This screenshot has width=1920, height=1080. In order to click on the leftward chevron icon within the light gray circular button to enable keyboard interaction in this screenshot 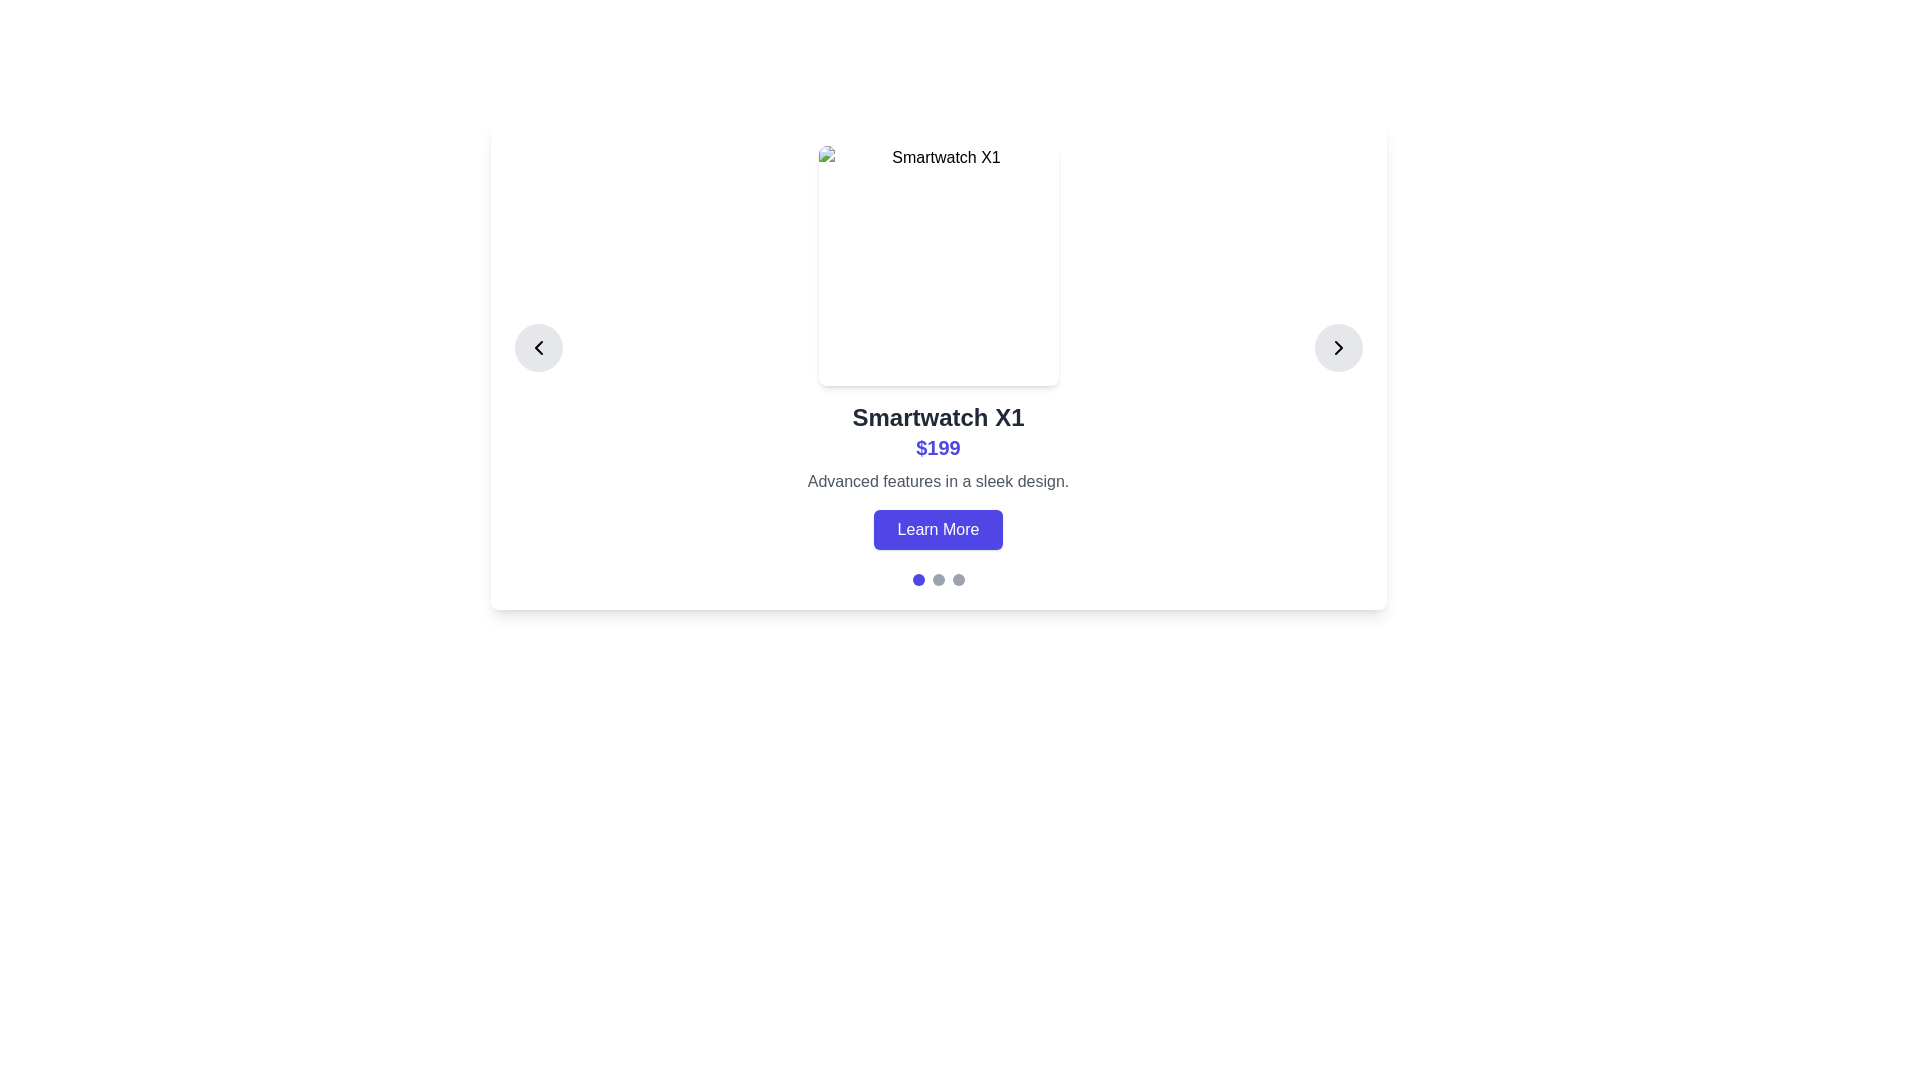, I will do `click(538, 346)`.